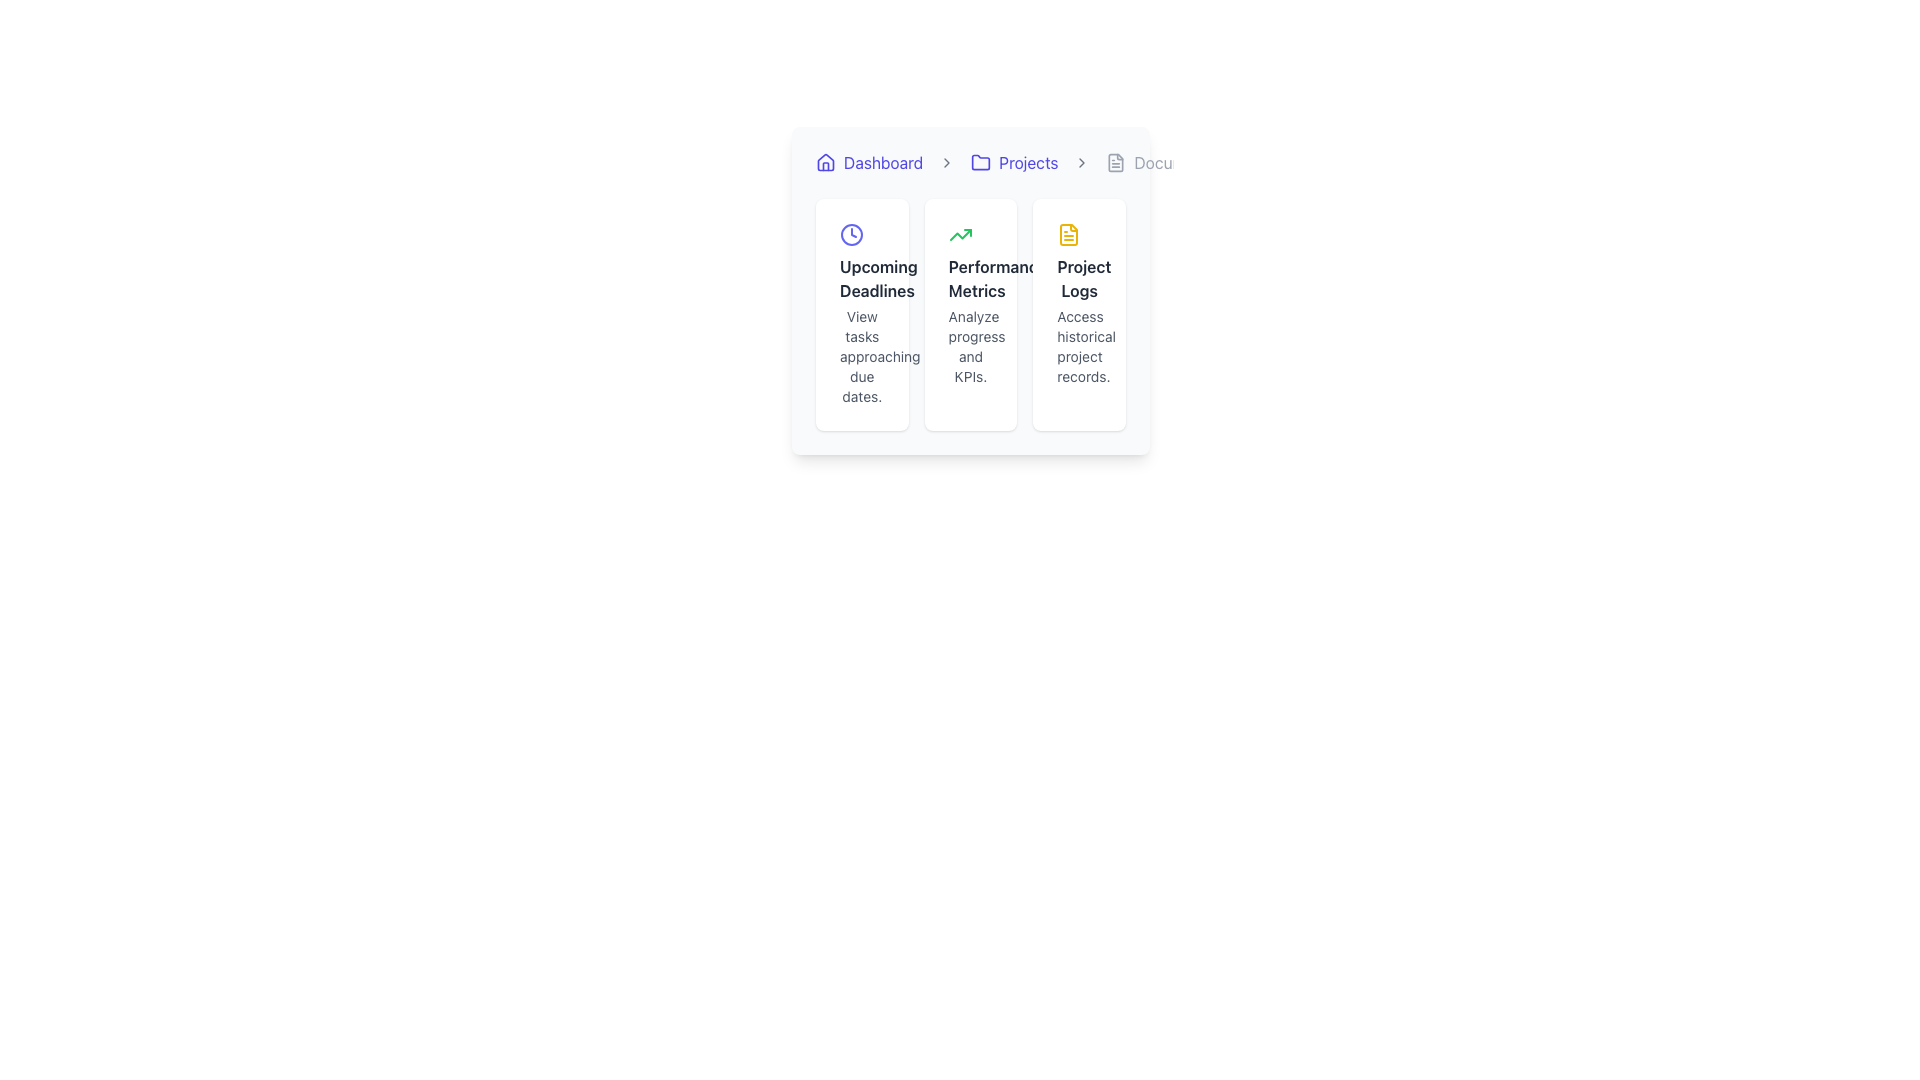  What do you see at coordinates (981, 161) in the screenshot?
I see `the folder icon in the breadcrumb navigation bar, which is located to the immediate left of the 'Projects' label` at bounding box center [981, 161].